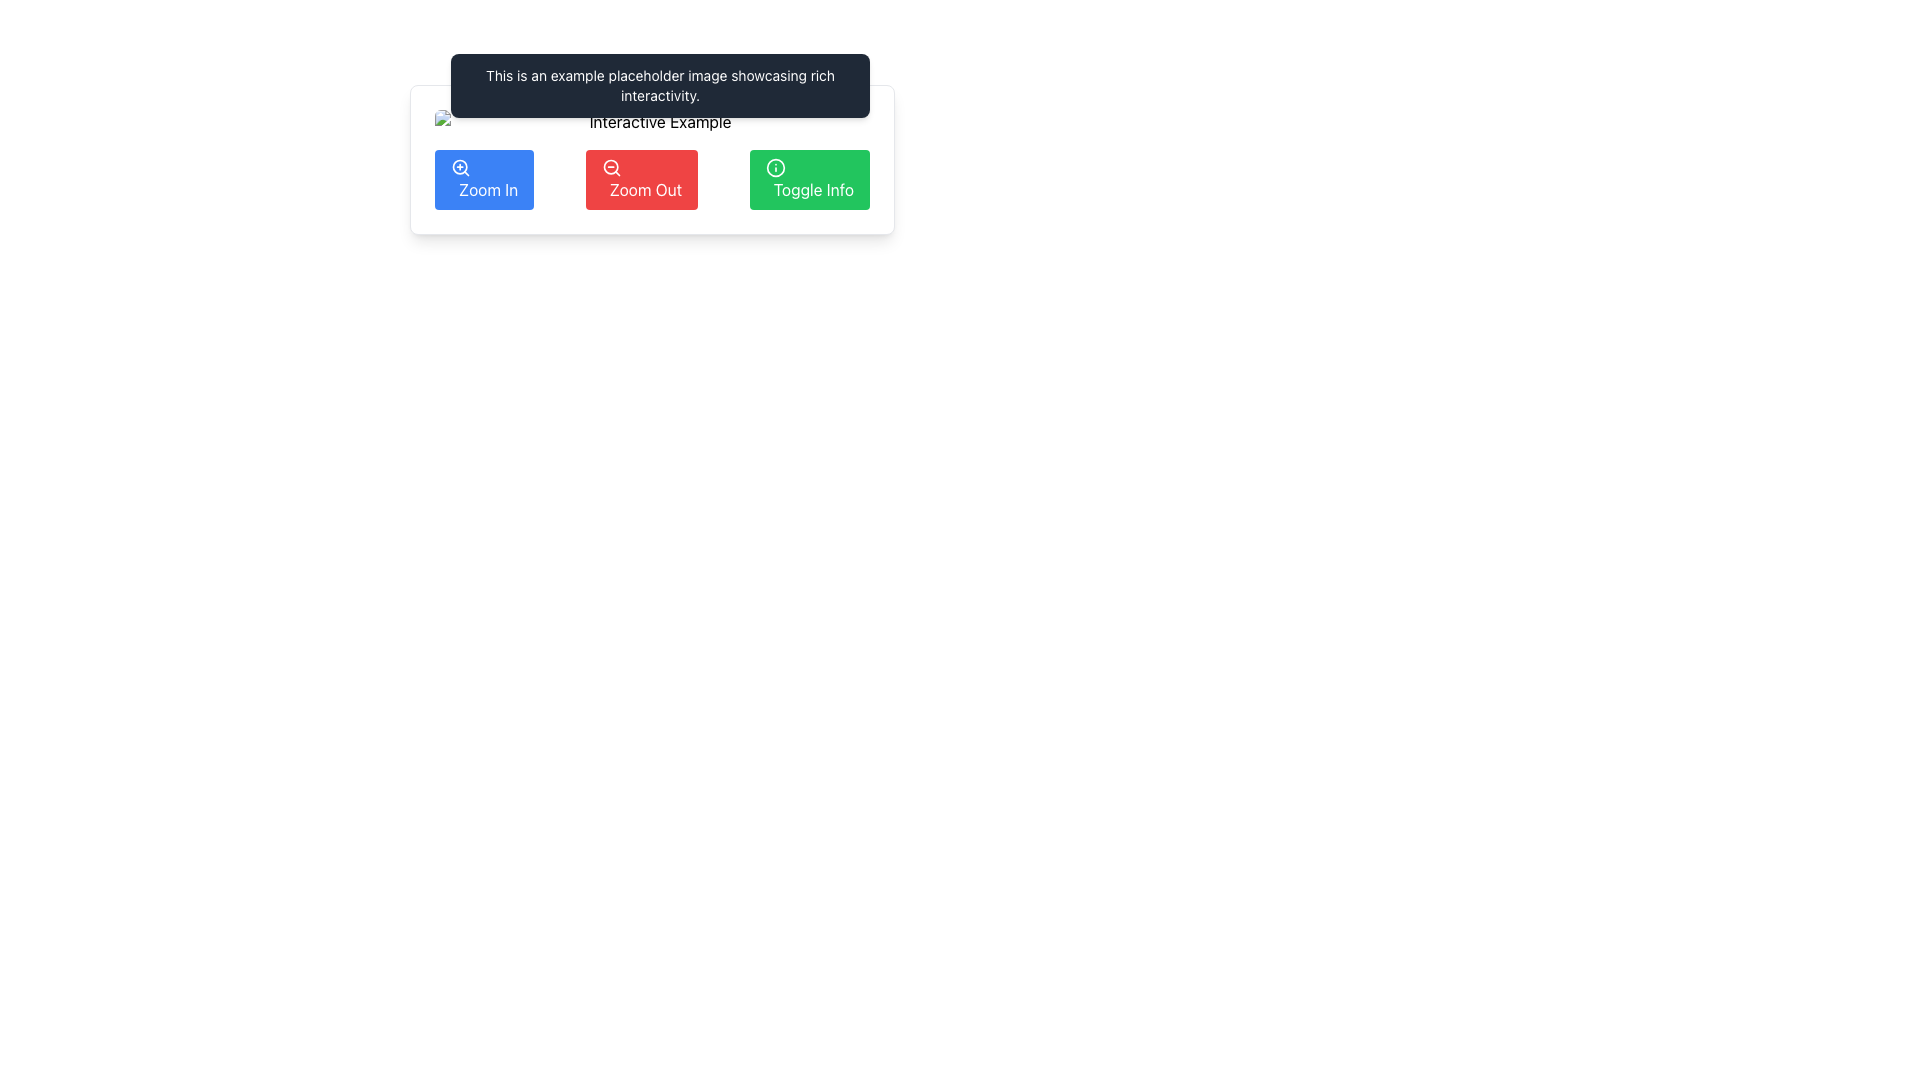  I want to click on the zoom-in button located to the left of the 'Zoom Out' button, so click(484, 180).